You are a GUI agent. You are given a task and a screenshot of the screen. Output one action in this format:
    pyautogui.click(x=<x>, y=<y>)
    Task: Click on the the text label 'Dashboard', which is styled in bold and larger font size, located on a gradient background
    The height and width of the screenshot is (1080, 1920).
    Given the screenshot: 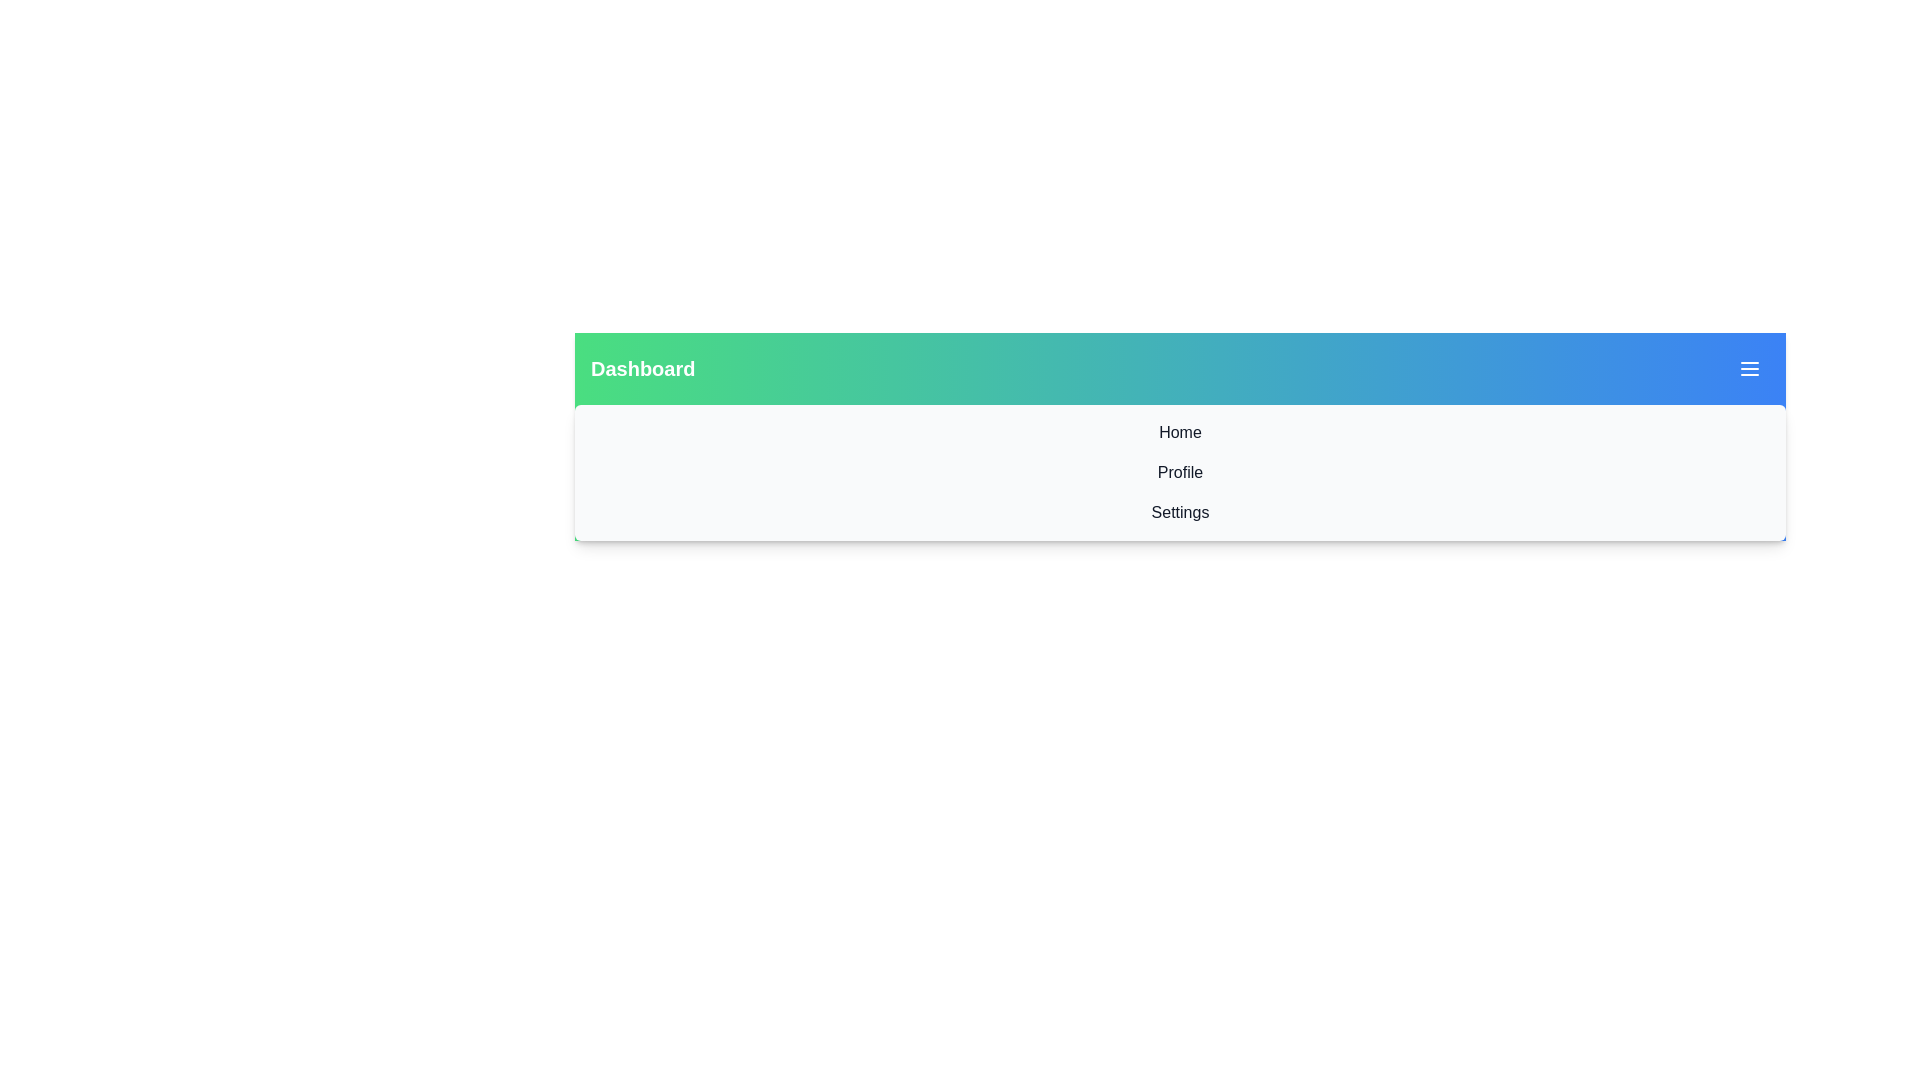 What is the action you would take?
    pyautogui.click(x=643, y=369)
    